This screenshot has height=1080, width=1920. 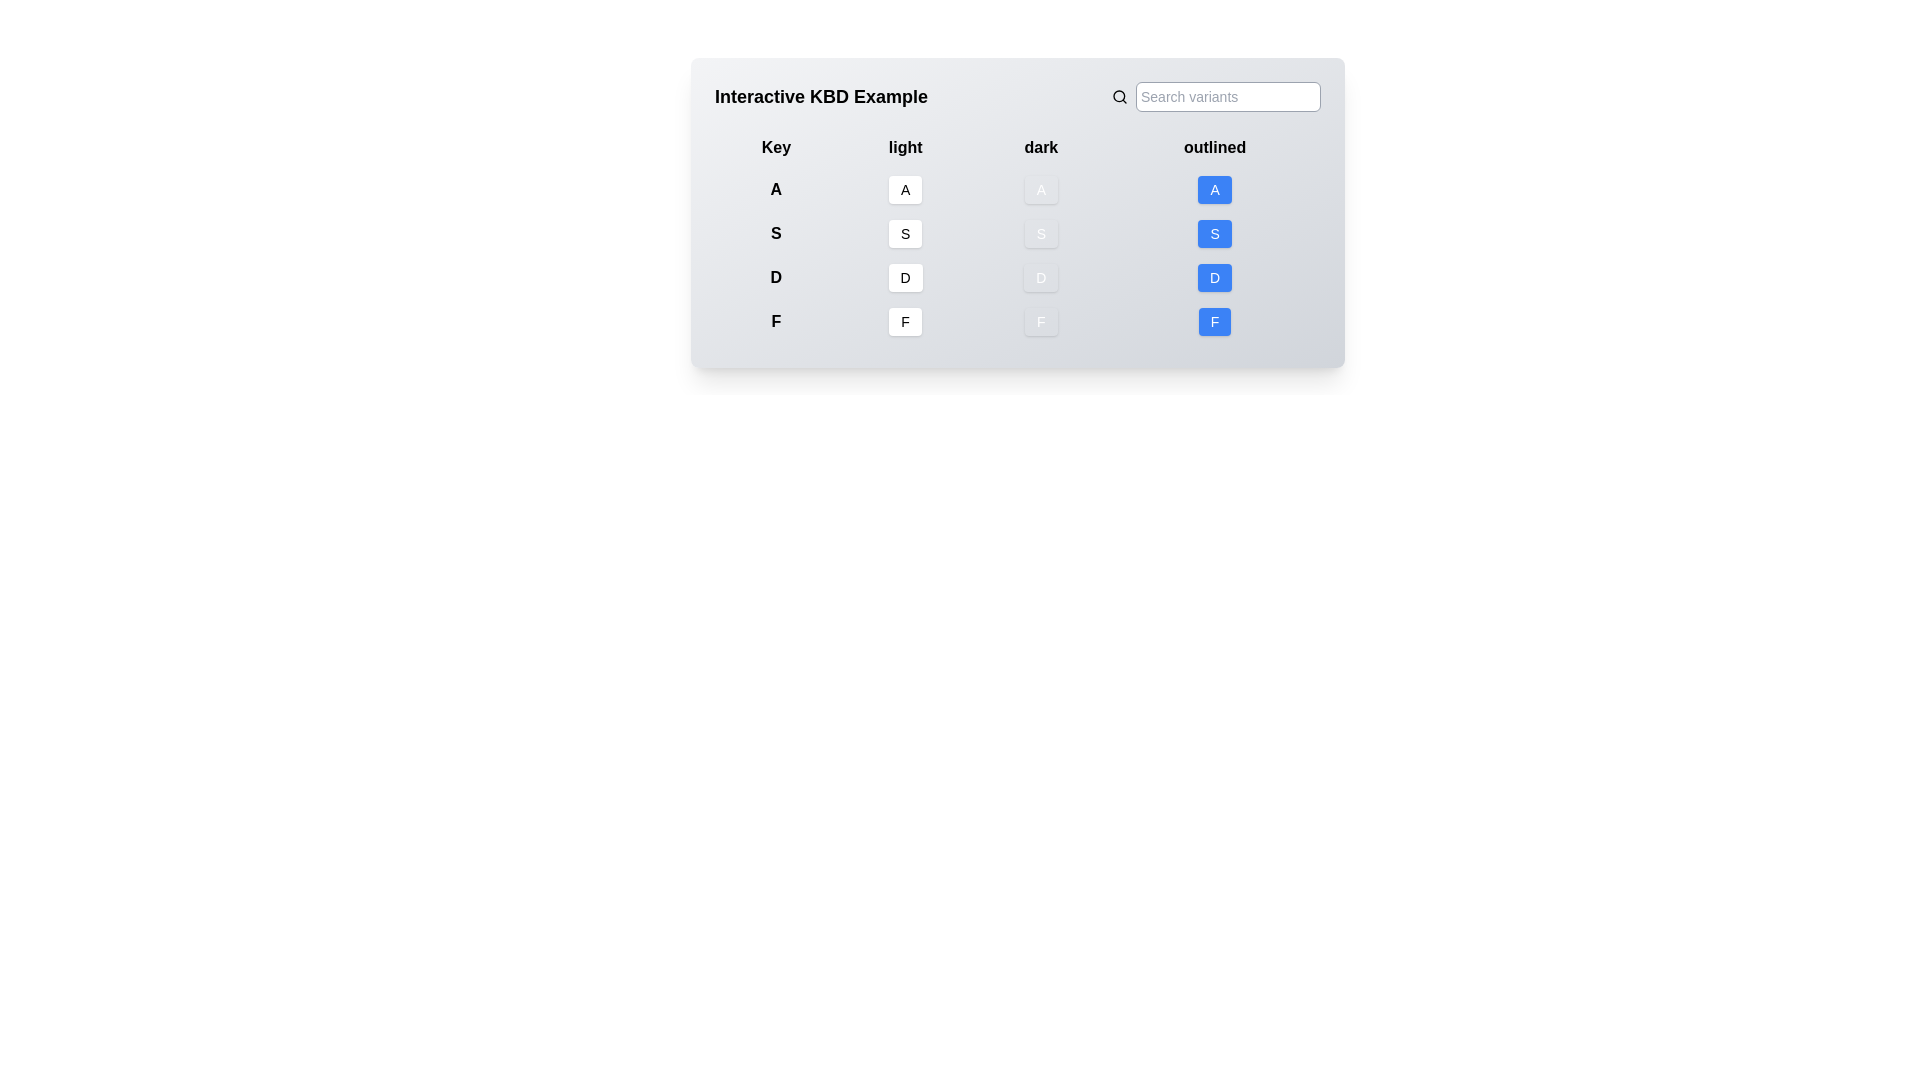 What do you see at coordinates (1040, 277) in the screenshot?
I see `the small rectangular button with rounded corners that has a white letter 'D' on a dark gray background, located in the third row and third column of the keyboard layout examples` at bounding box center [1040, 277].